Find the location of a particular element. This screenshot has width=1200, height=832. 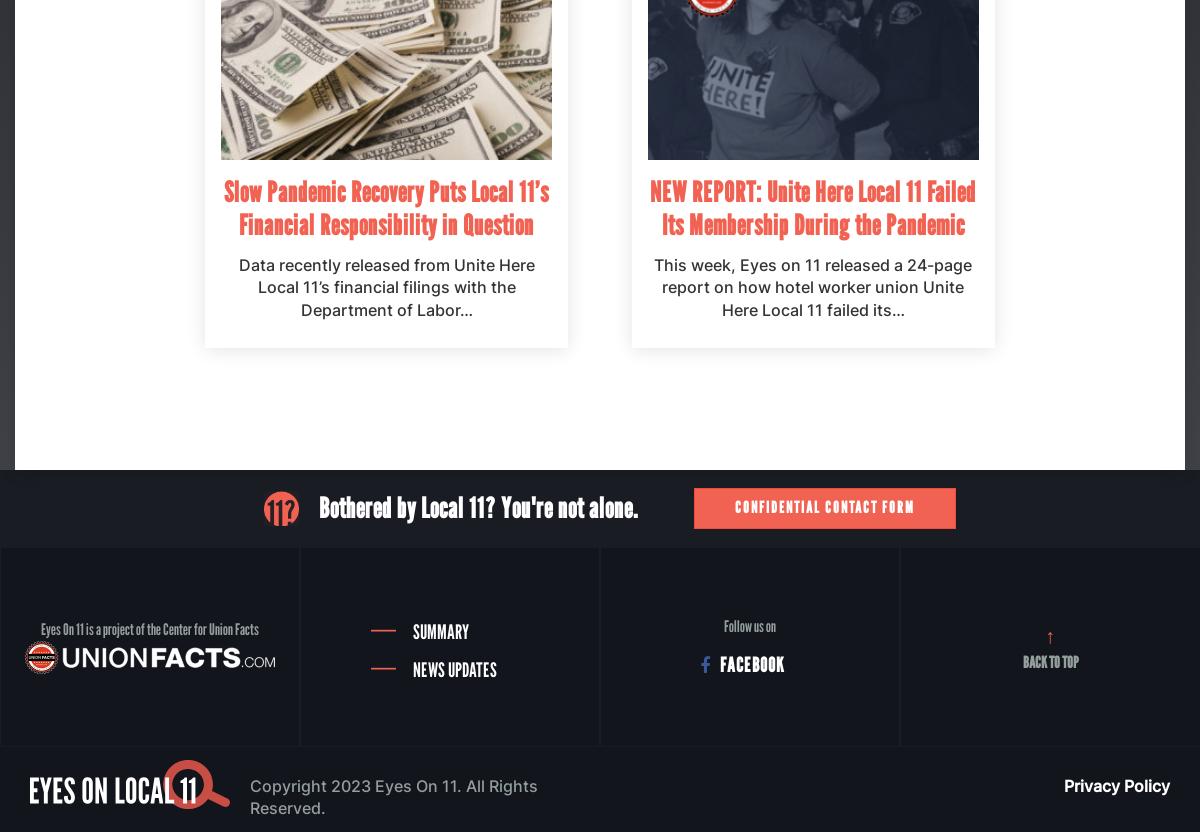

'BACK TO TOP' is located at coordinates (1050, 661).